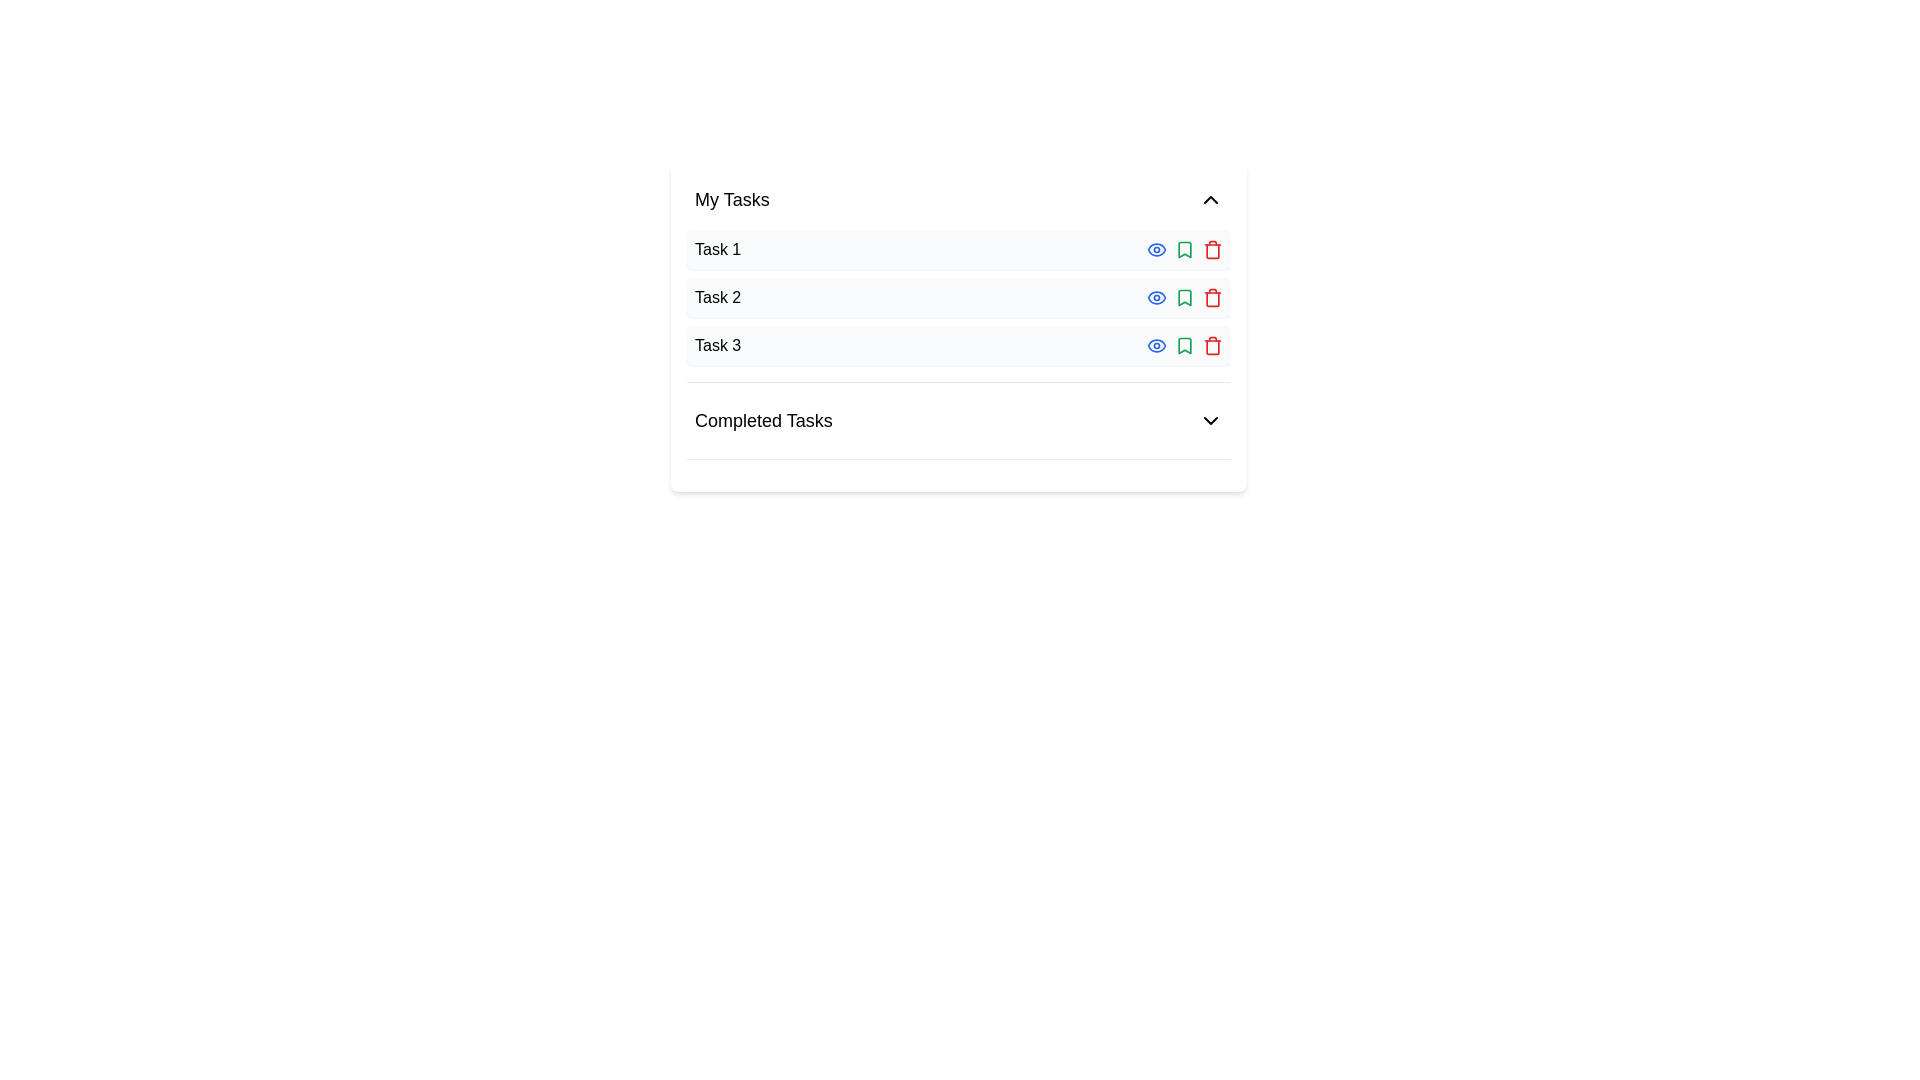 Image resolution: width=1920 pixels, height=1080 pixels. What do you see at coordinates (1185, 249) in the screenshot?
I see `the IconButton representing the bookmarking function for 'Task 1'` at bounding box center [1185, 249].